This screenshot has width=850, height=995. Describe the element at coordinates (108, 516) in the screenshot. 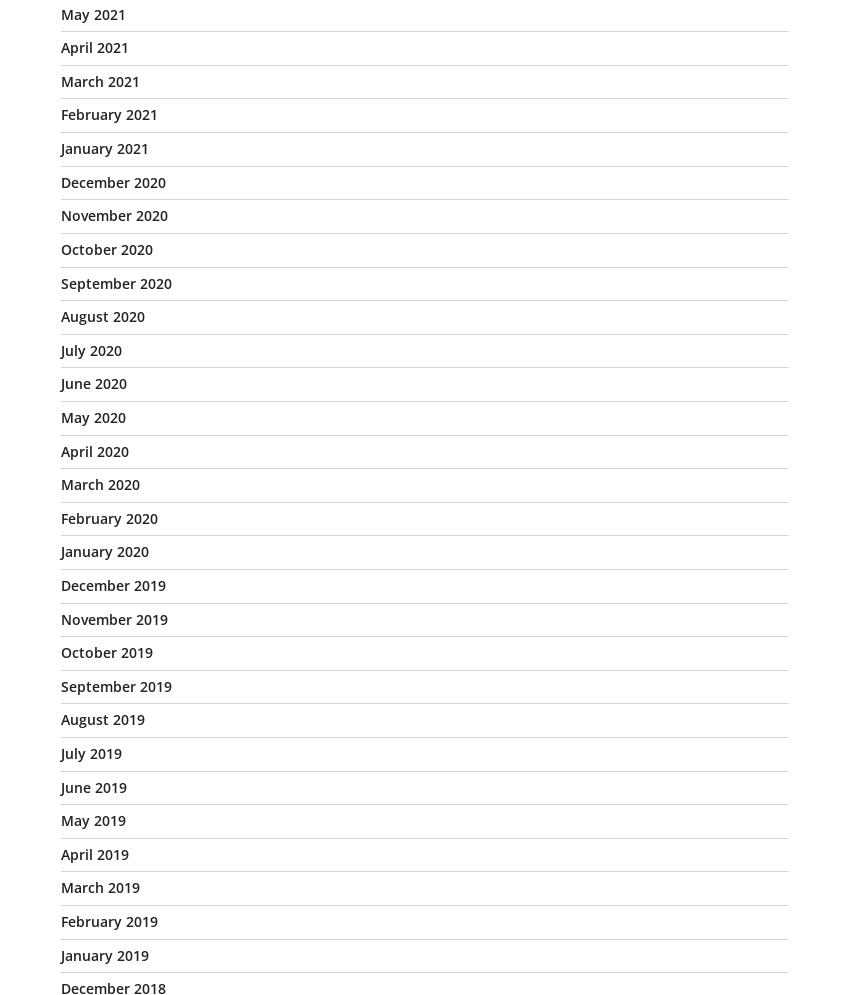

I see `'February 2020'` at that location.